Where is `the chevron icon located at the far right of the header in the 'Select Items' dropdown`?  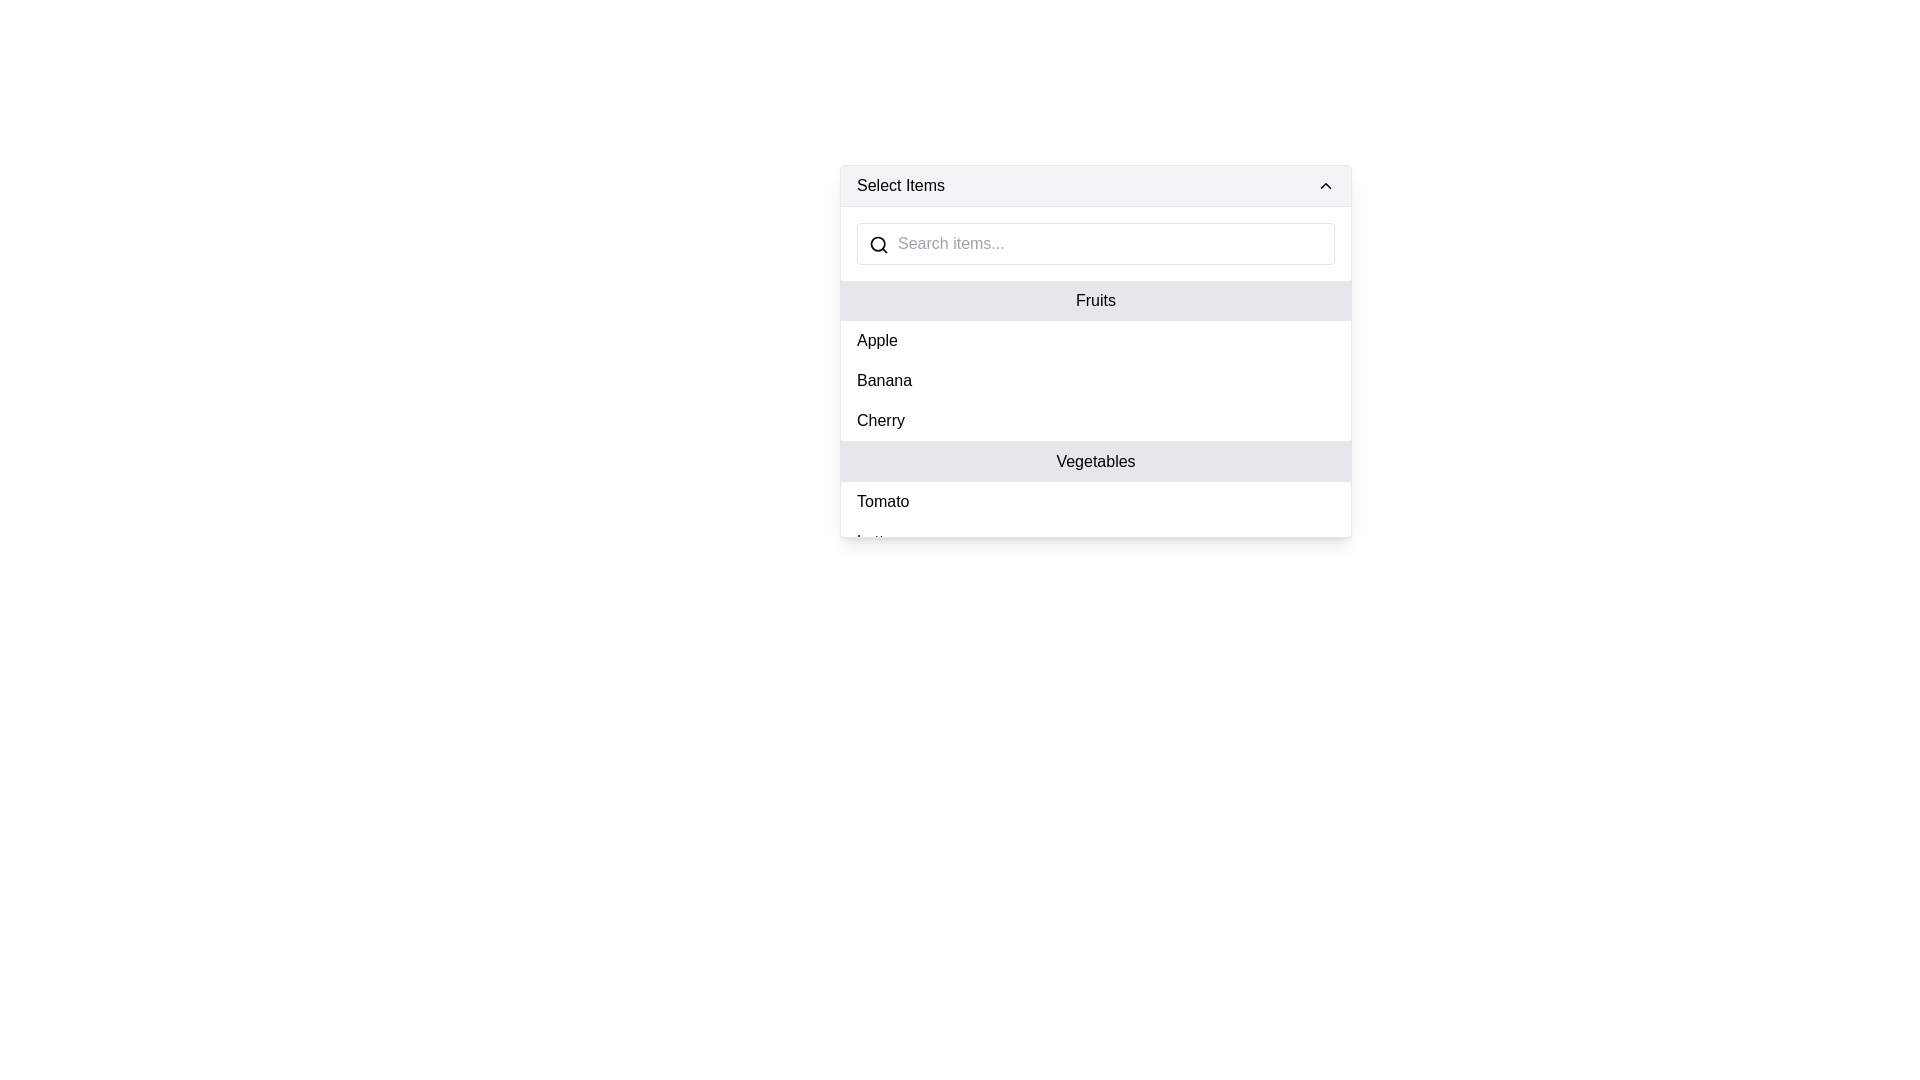
the chevron icon located at the far right of the header in the 'Select Items' dropdown is located at coordinates (1325, 185).